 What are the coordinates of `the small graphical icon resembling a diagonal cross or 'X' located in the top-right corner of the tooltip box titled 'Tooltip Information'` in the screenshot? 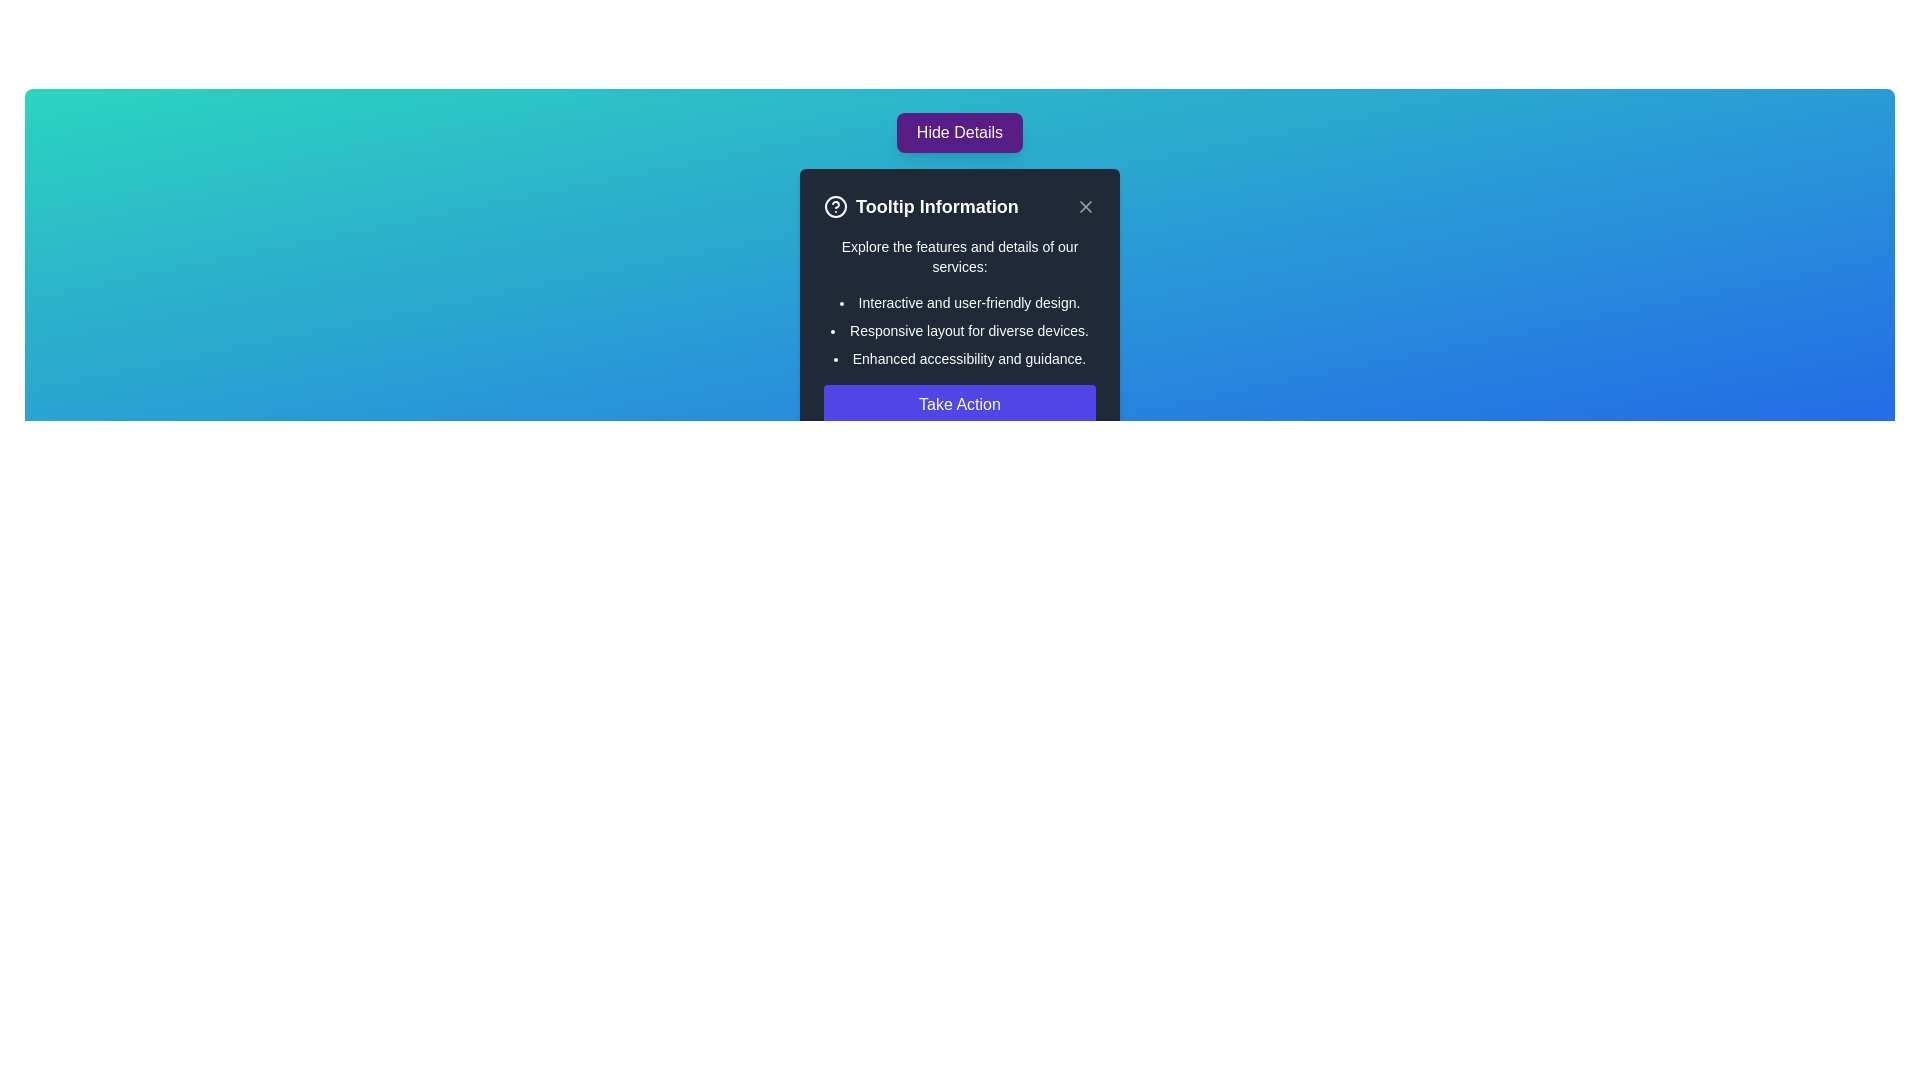 It's located at (1084, 207).